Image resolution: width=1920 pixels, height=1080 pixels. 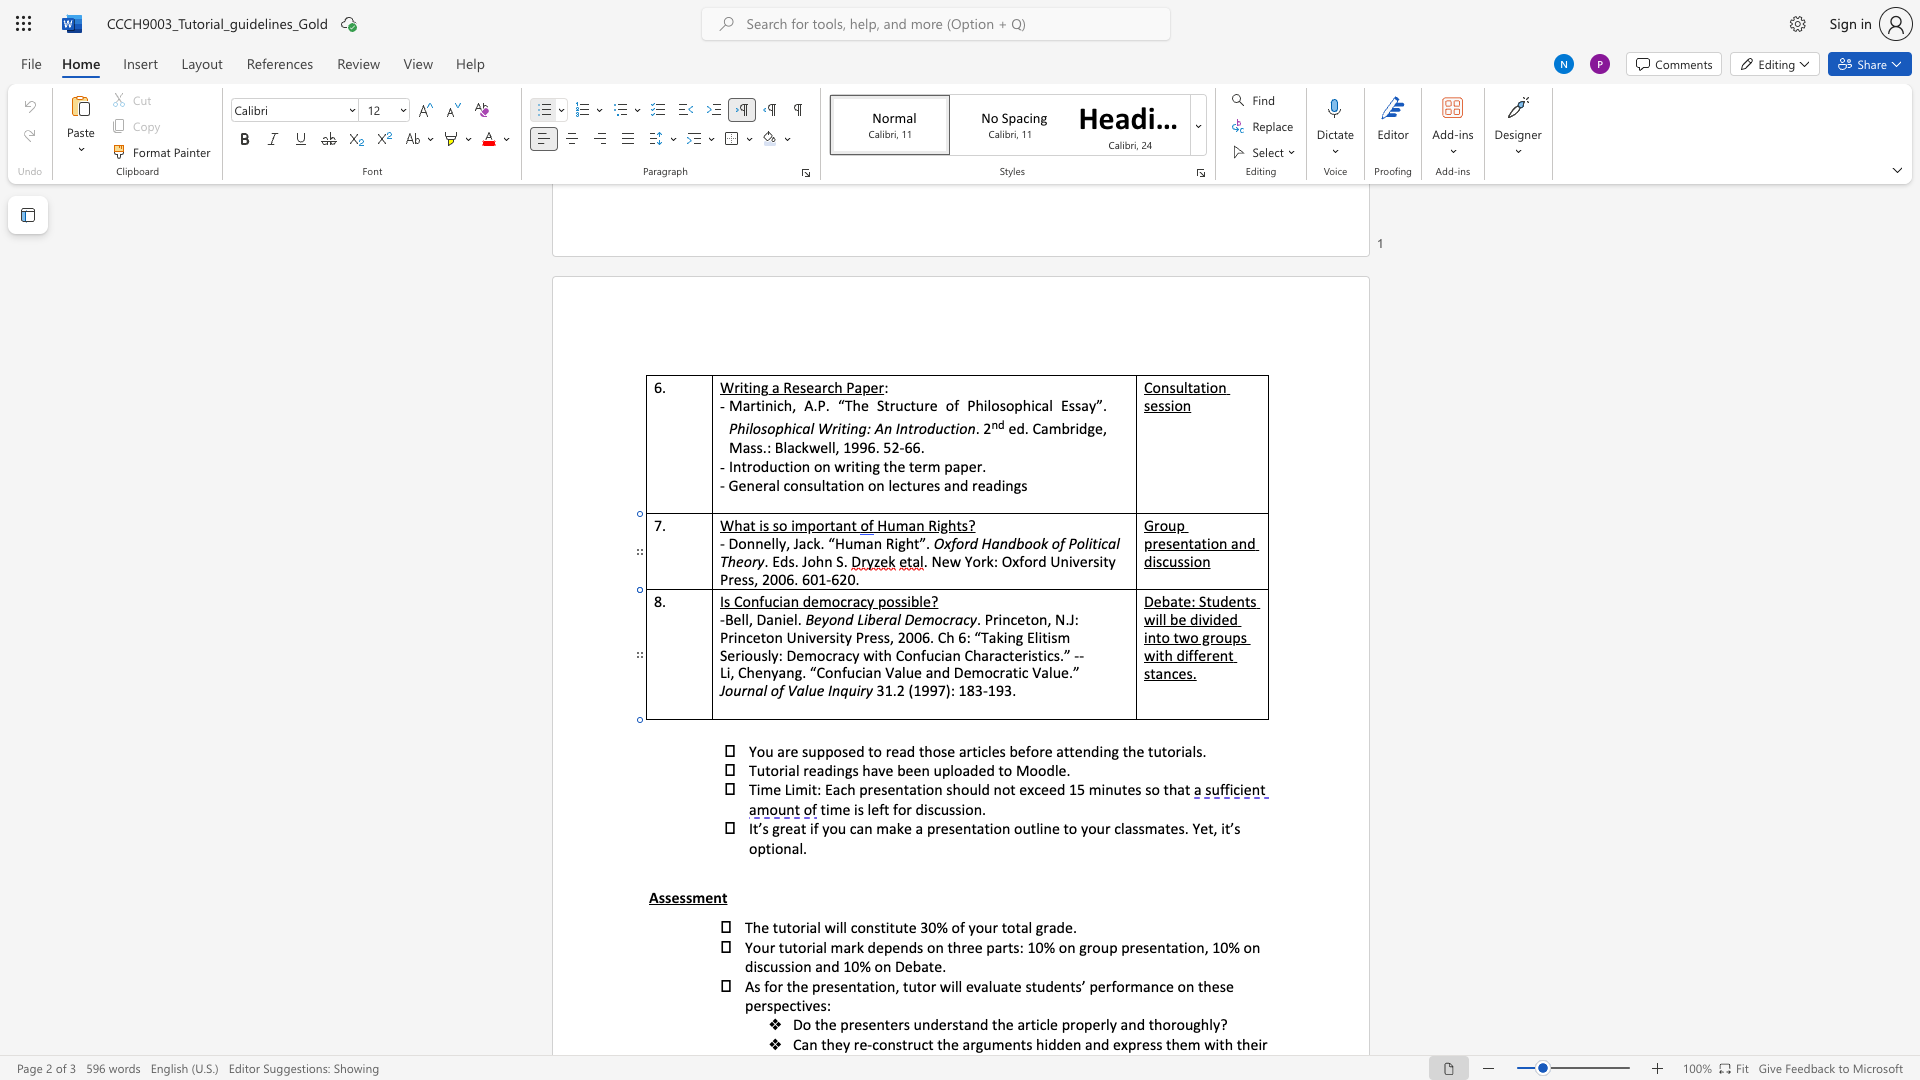 I want to click on the 1th character "n" in the text, so click(x=754, y=600).